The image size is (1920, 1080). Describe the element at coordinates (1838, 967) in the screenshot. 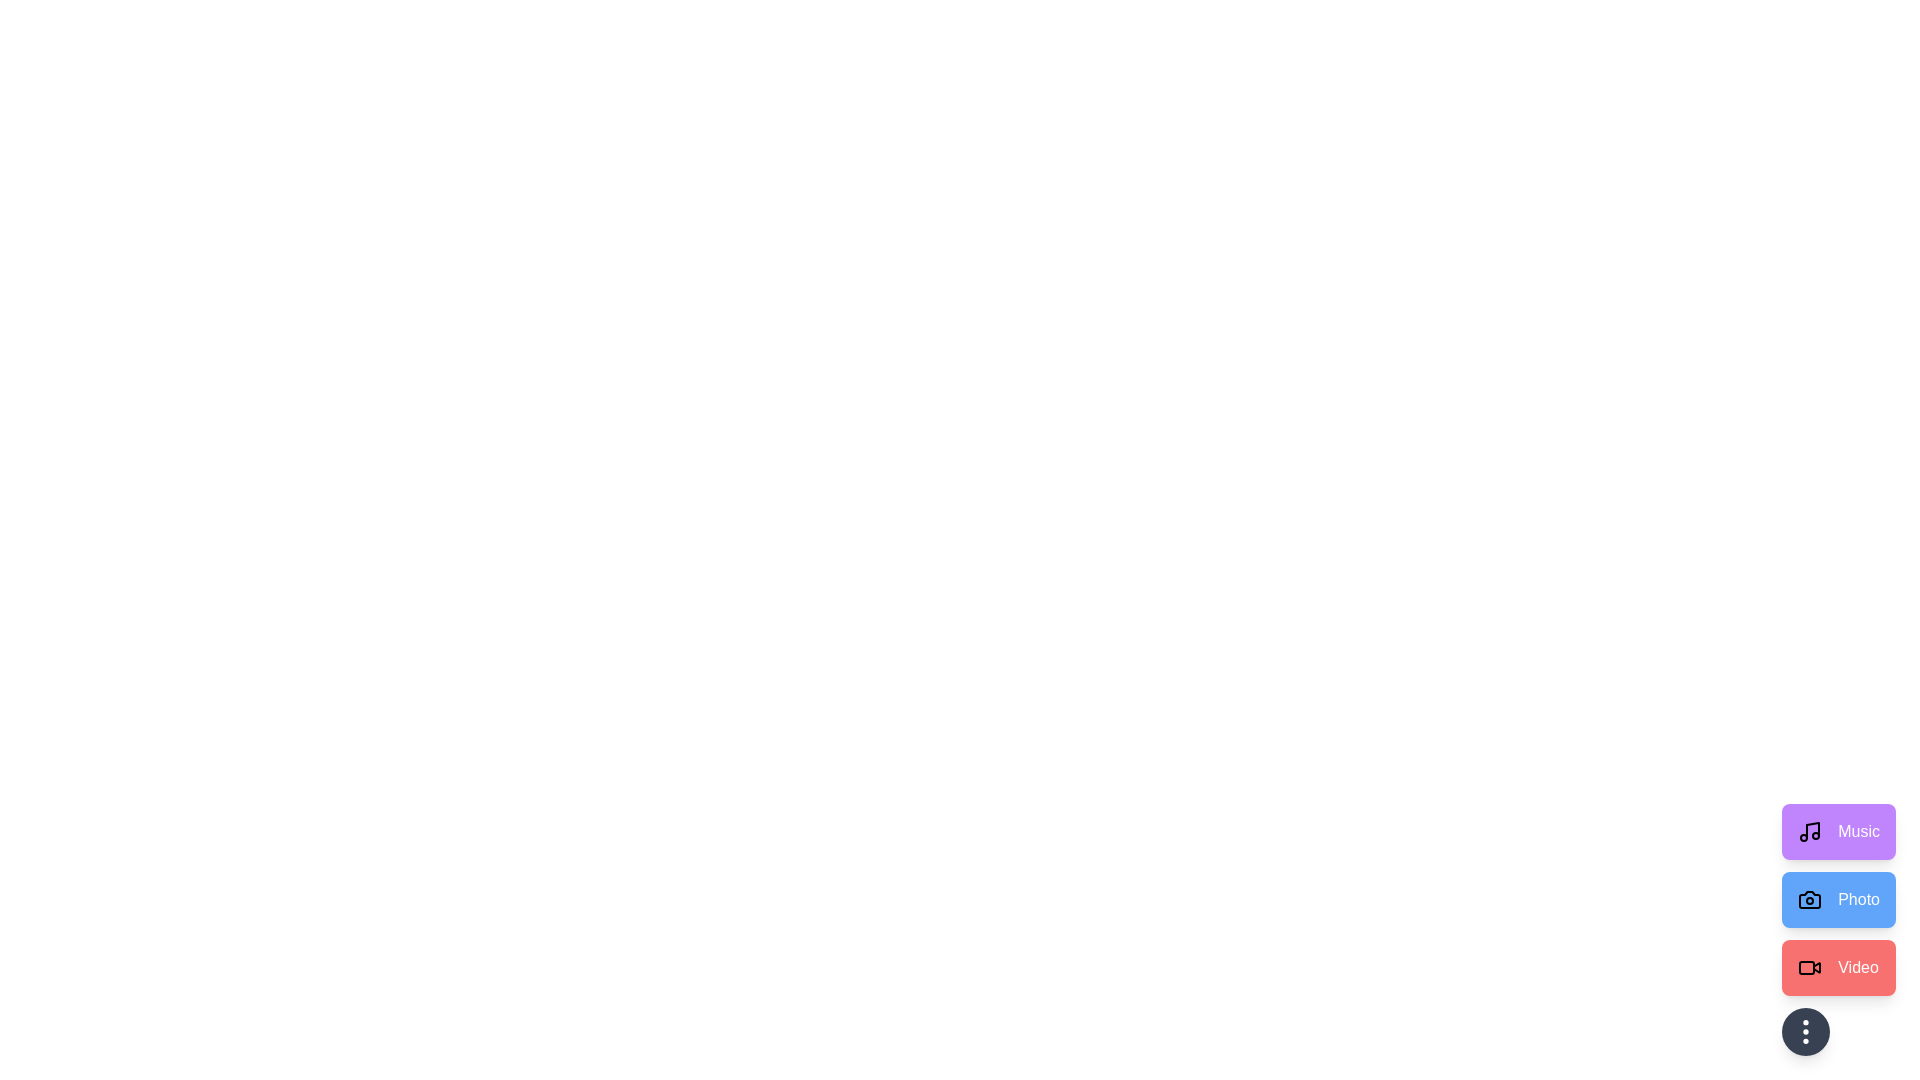

I see `the 'Video' option in the MultimediaSpeedDial component` at that location.